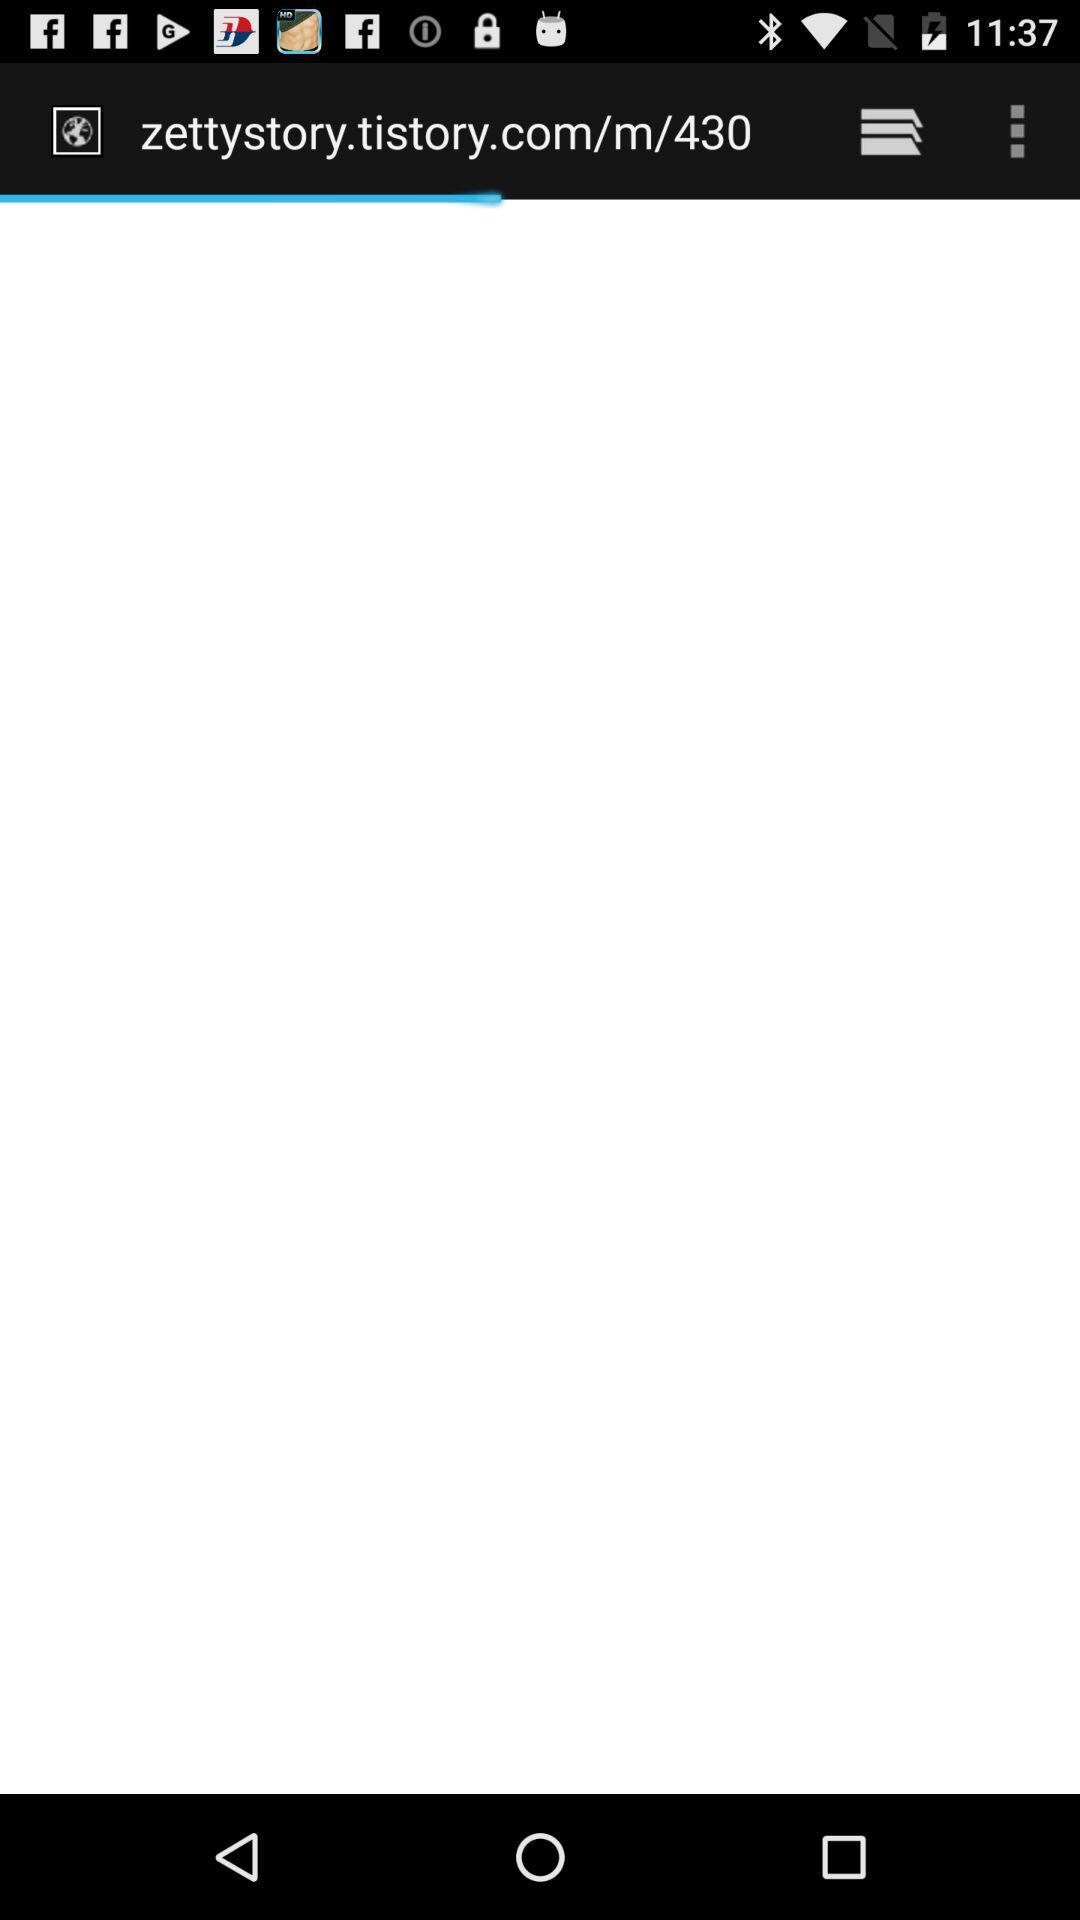 This screenshot has height=1920, width=1080. What do you see at coordinates (890, 130) in the screenshot?
I see `item to the right of the zettystory tistory com` at bounding box center [890, 130].